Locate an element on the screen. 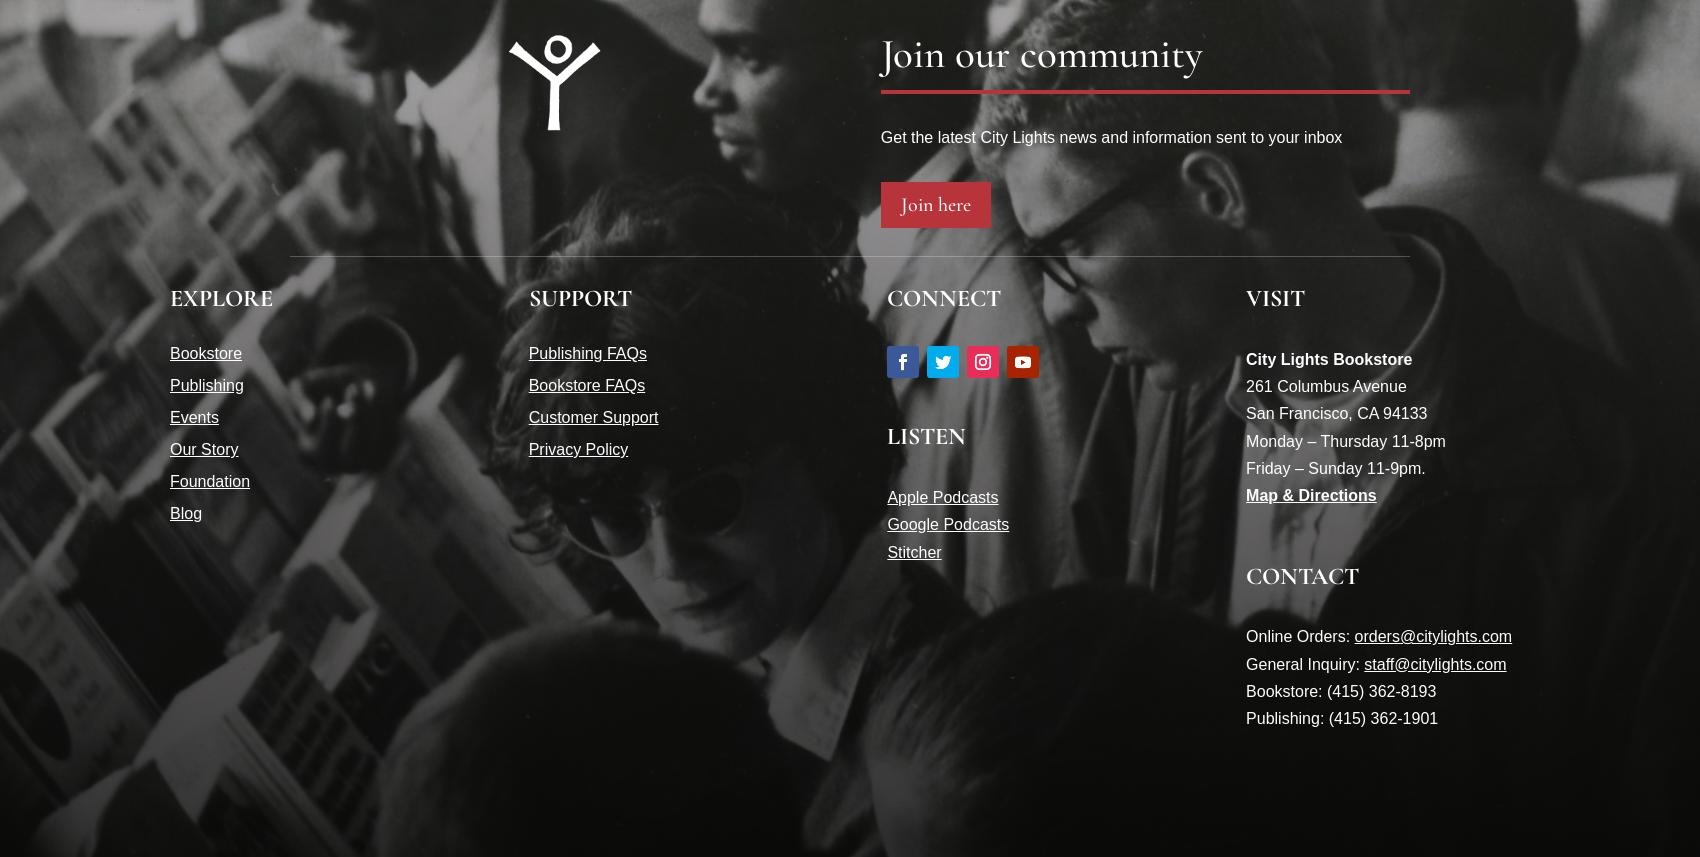 Image resolution: width=1700 pixels, height=857 pixels. 'Customer Support' is located at coordinates (591, 417).